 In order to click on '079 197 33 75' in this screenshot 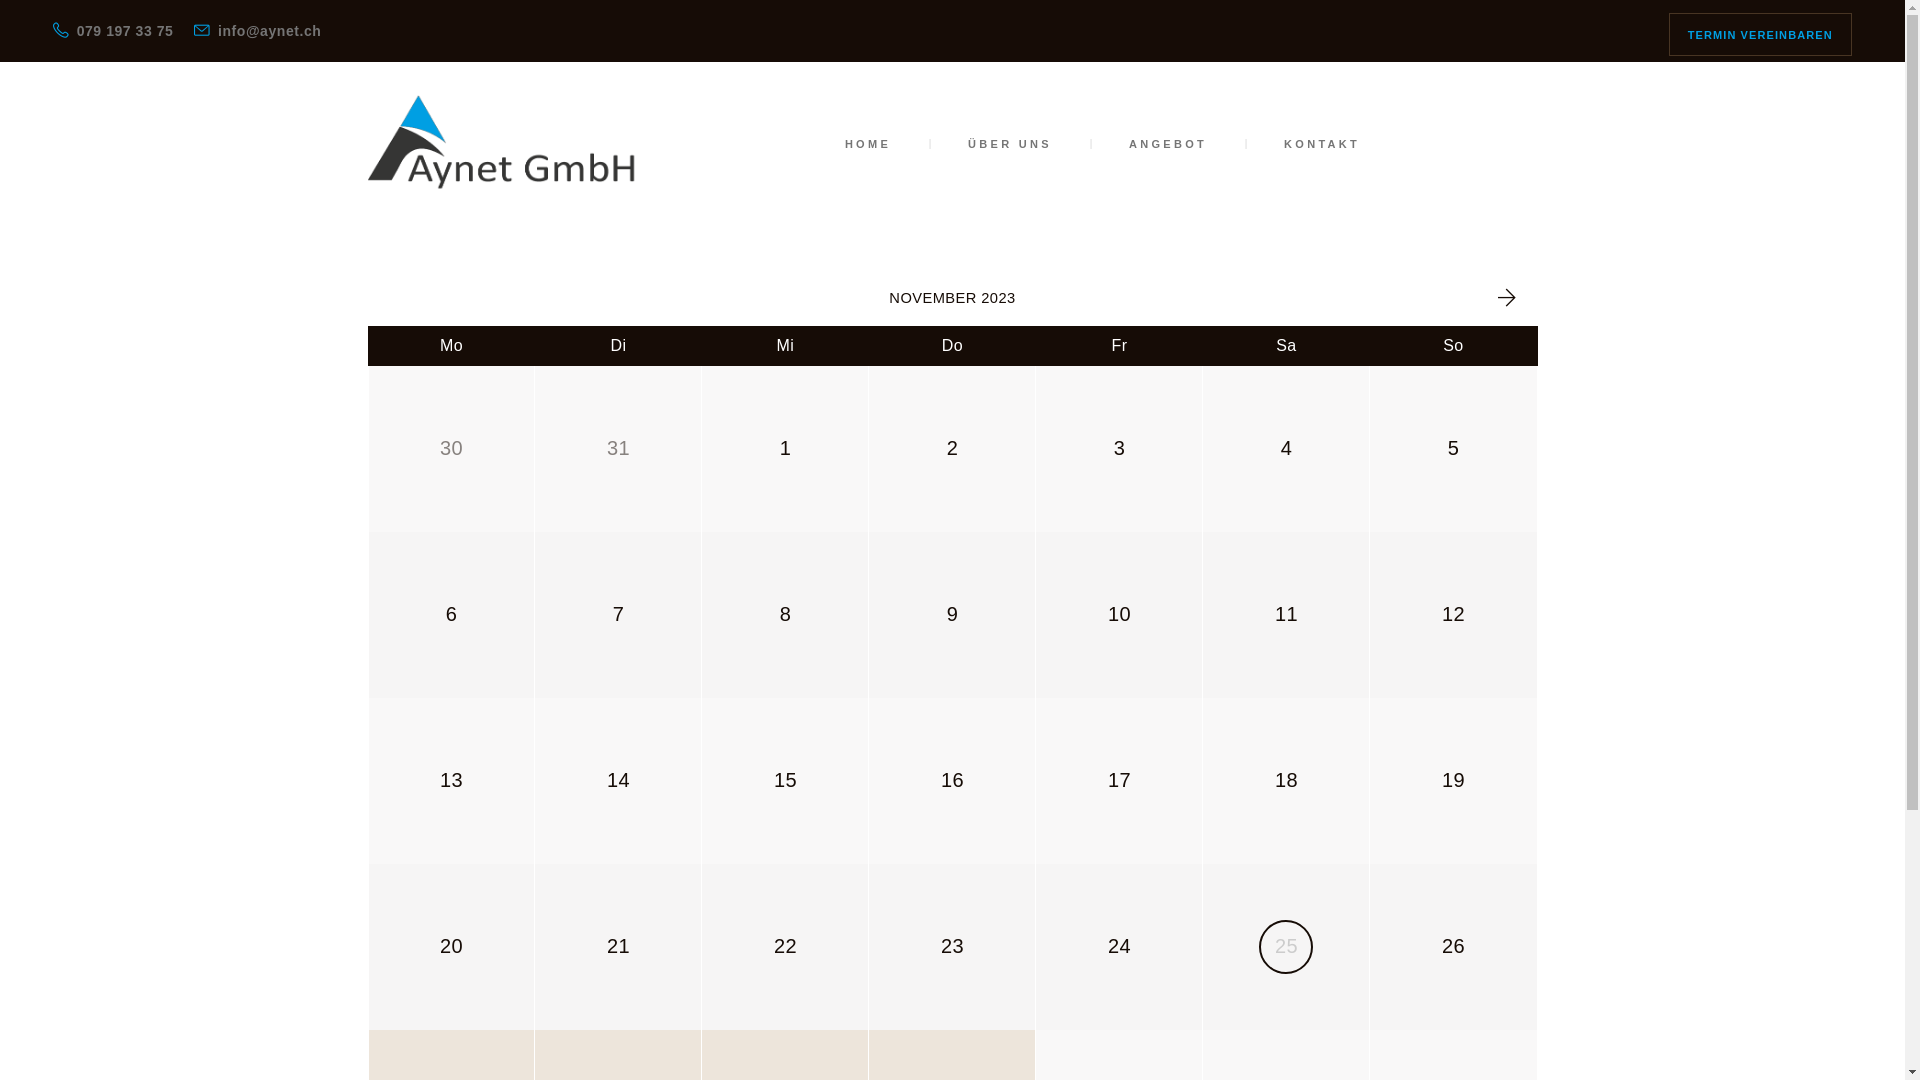, I will do `click(112, 30)`.